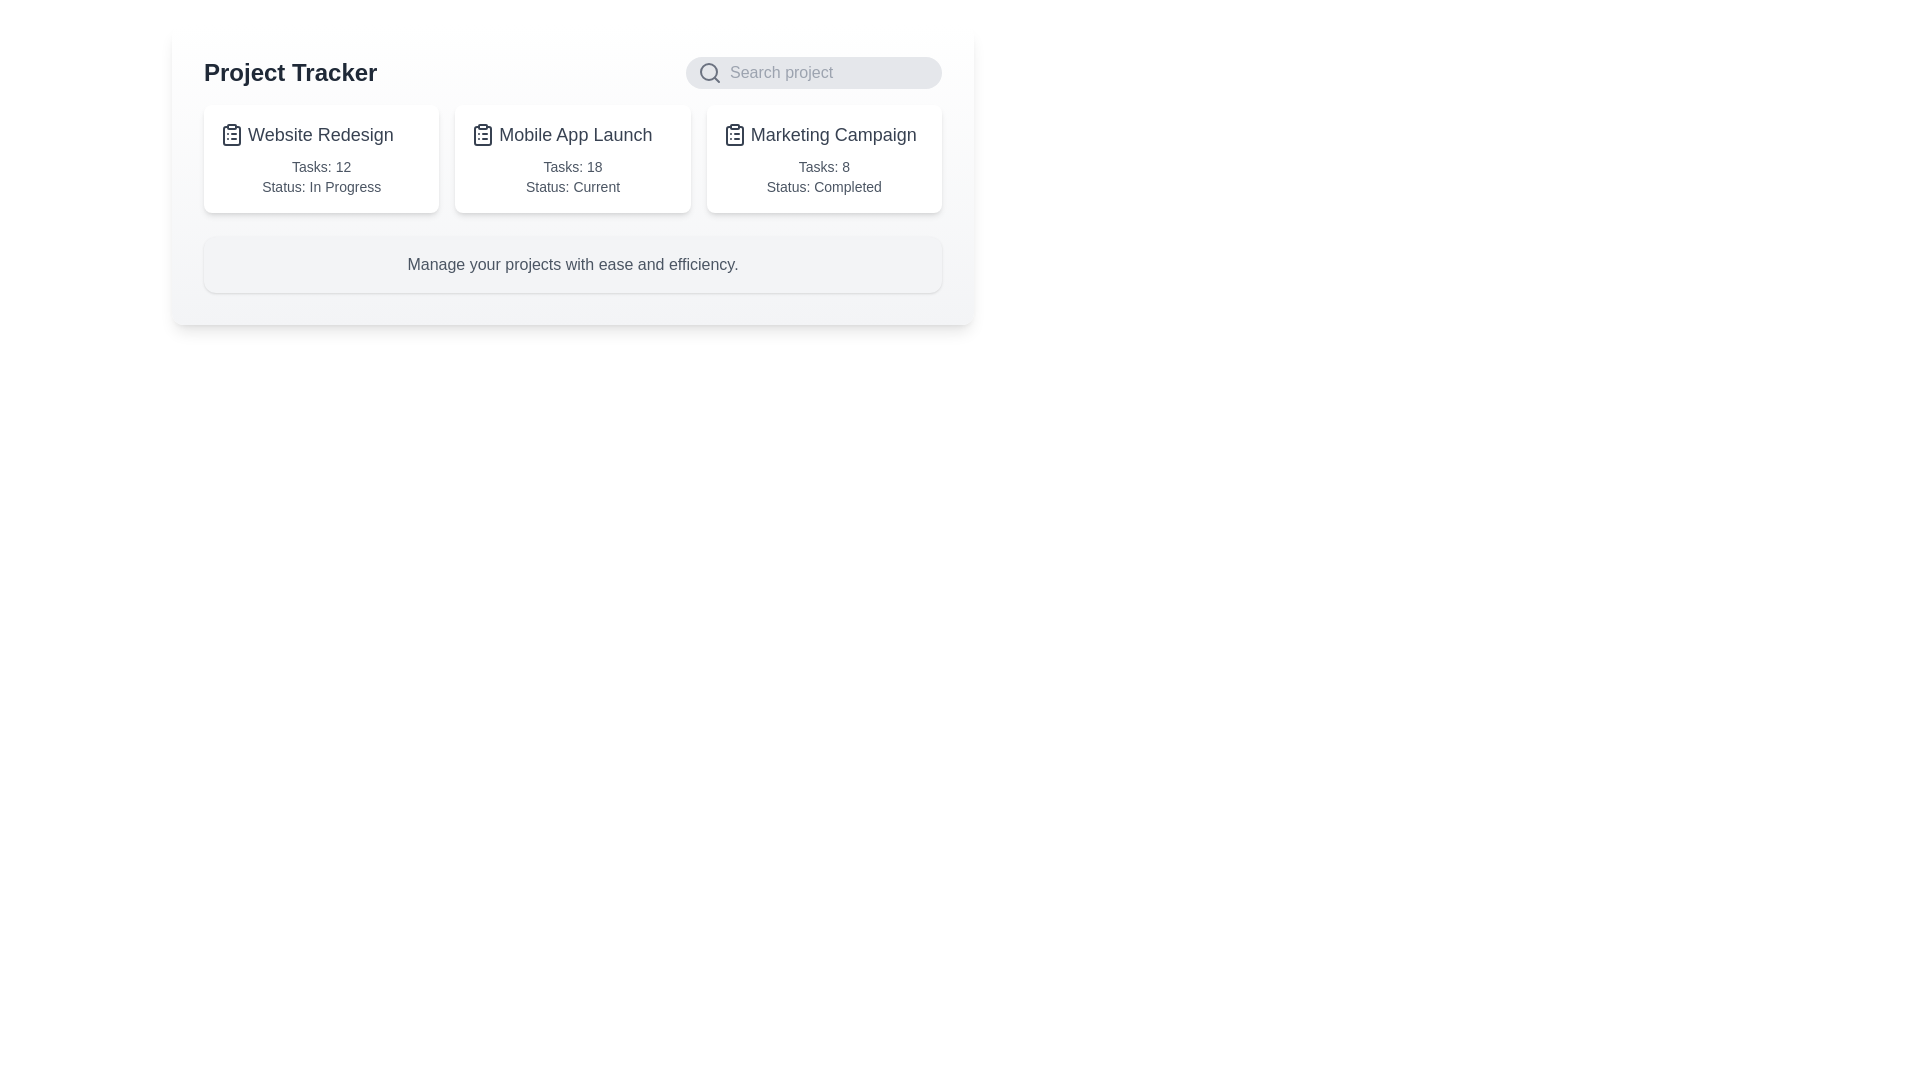  I want to click on the text snippet reading 'Tasks: 8' which is styled with a smaller font size and gray color, located inside the 'Marketing Campaign' box, so click(824, 165).